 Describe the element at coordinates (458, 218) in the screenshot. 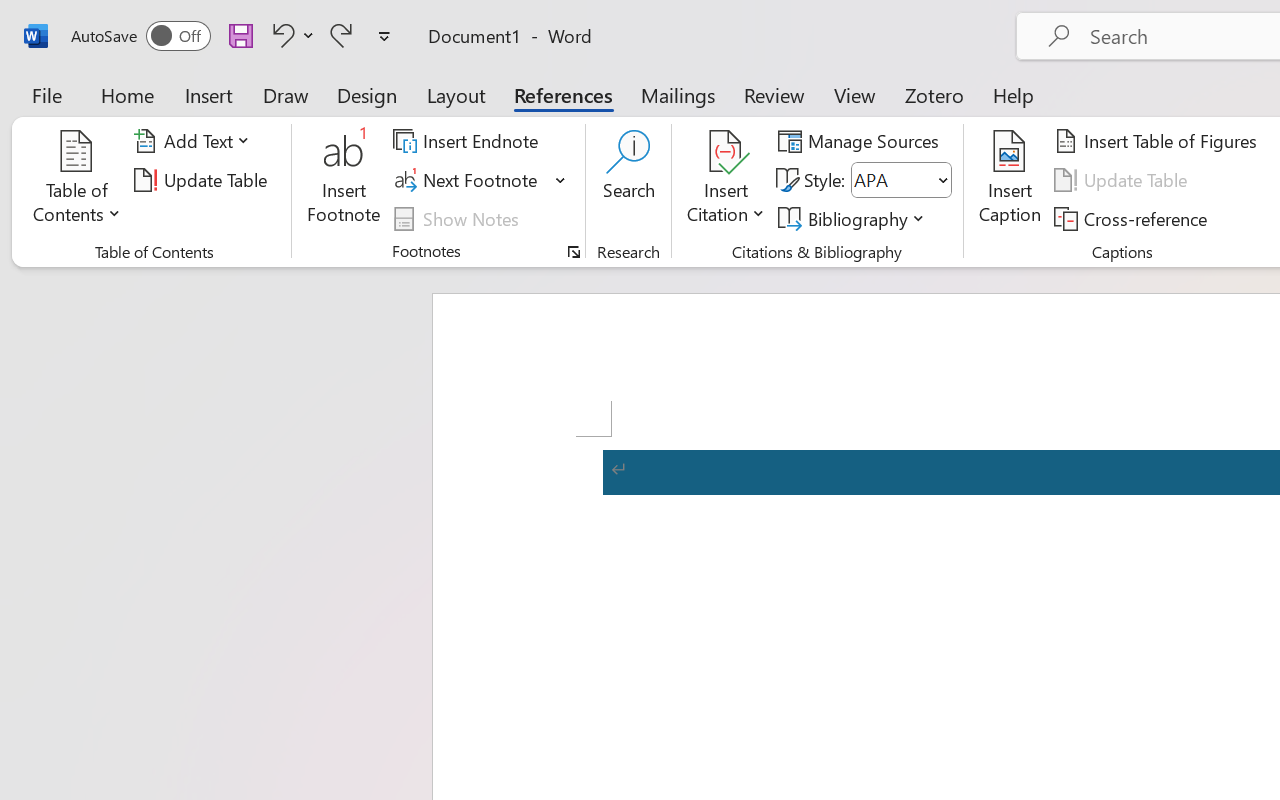

I see `'Show Notes'` at that location.